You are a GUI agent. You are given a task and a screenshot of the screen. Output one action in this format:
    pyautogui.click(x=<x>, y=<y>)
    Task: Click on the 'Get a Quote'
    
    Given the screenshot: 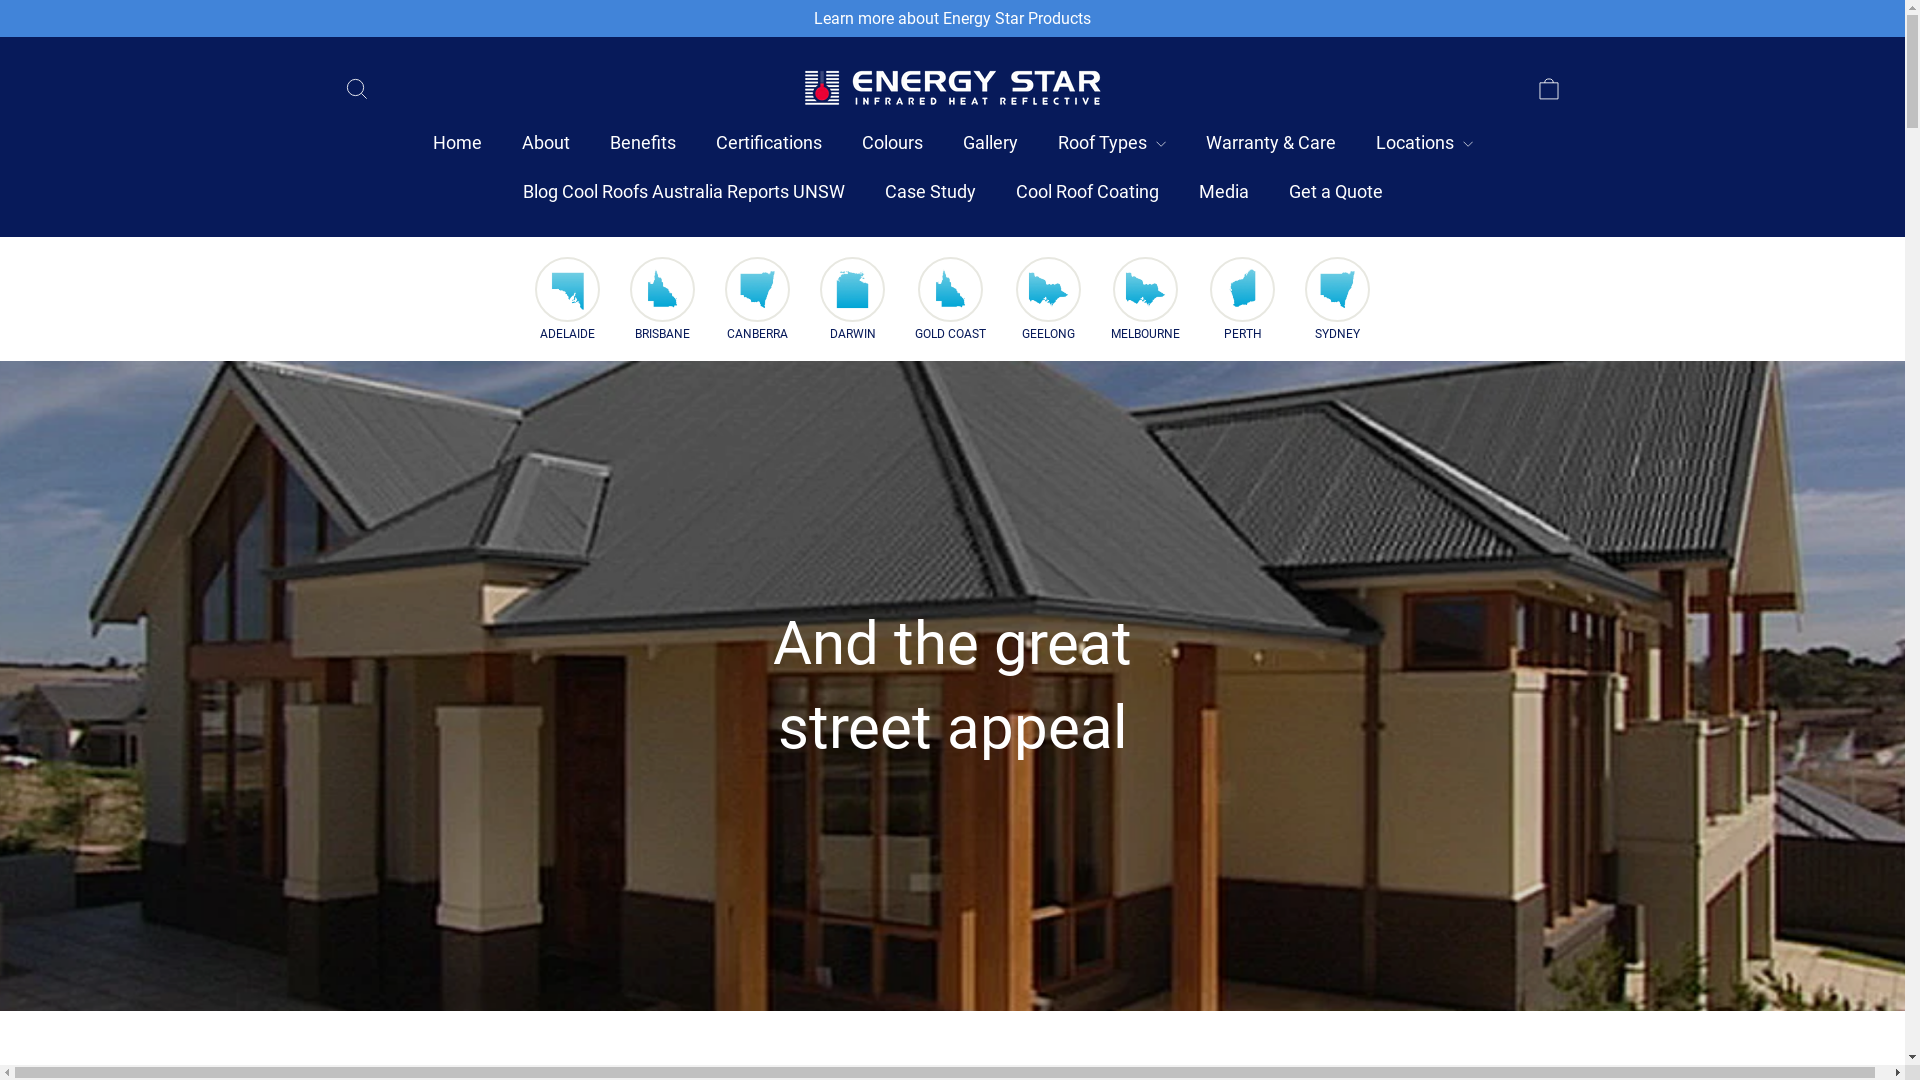 What is the action you would take?
    pyautogui.click(x=1266, y=192)
    